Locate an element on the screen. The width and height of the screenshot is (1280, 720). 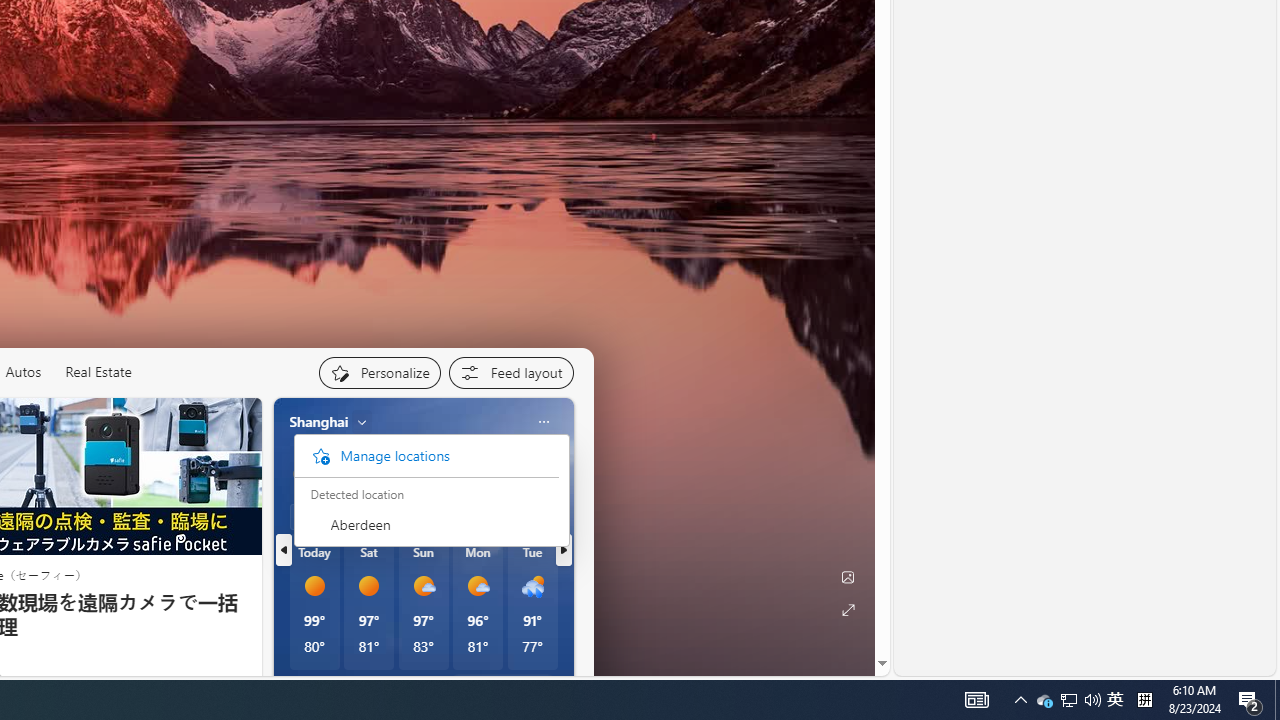
'Mostly sunny' is located at coordinates (476, 585).